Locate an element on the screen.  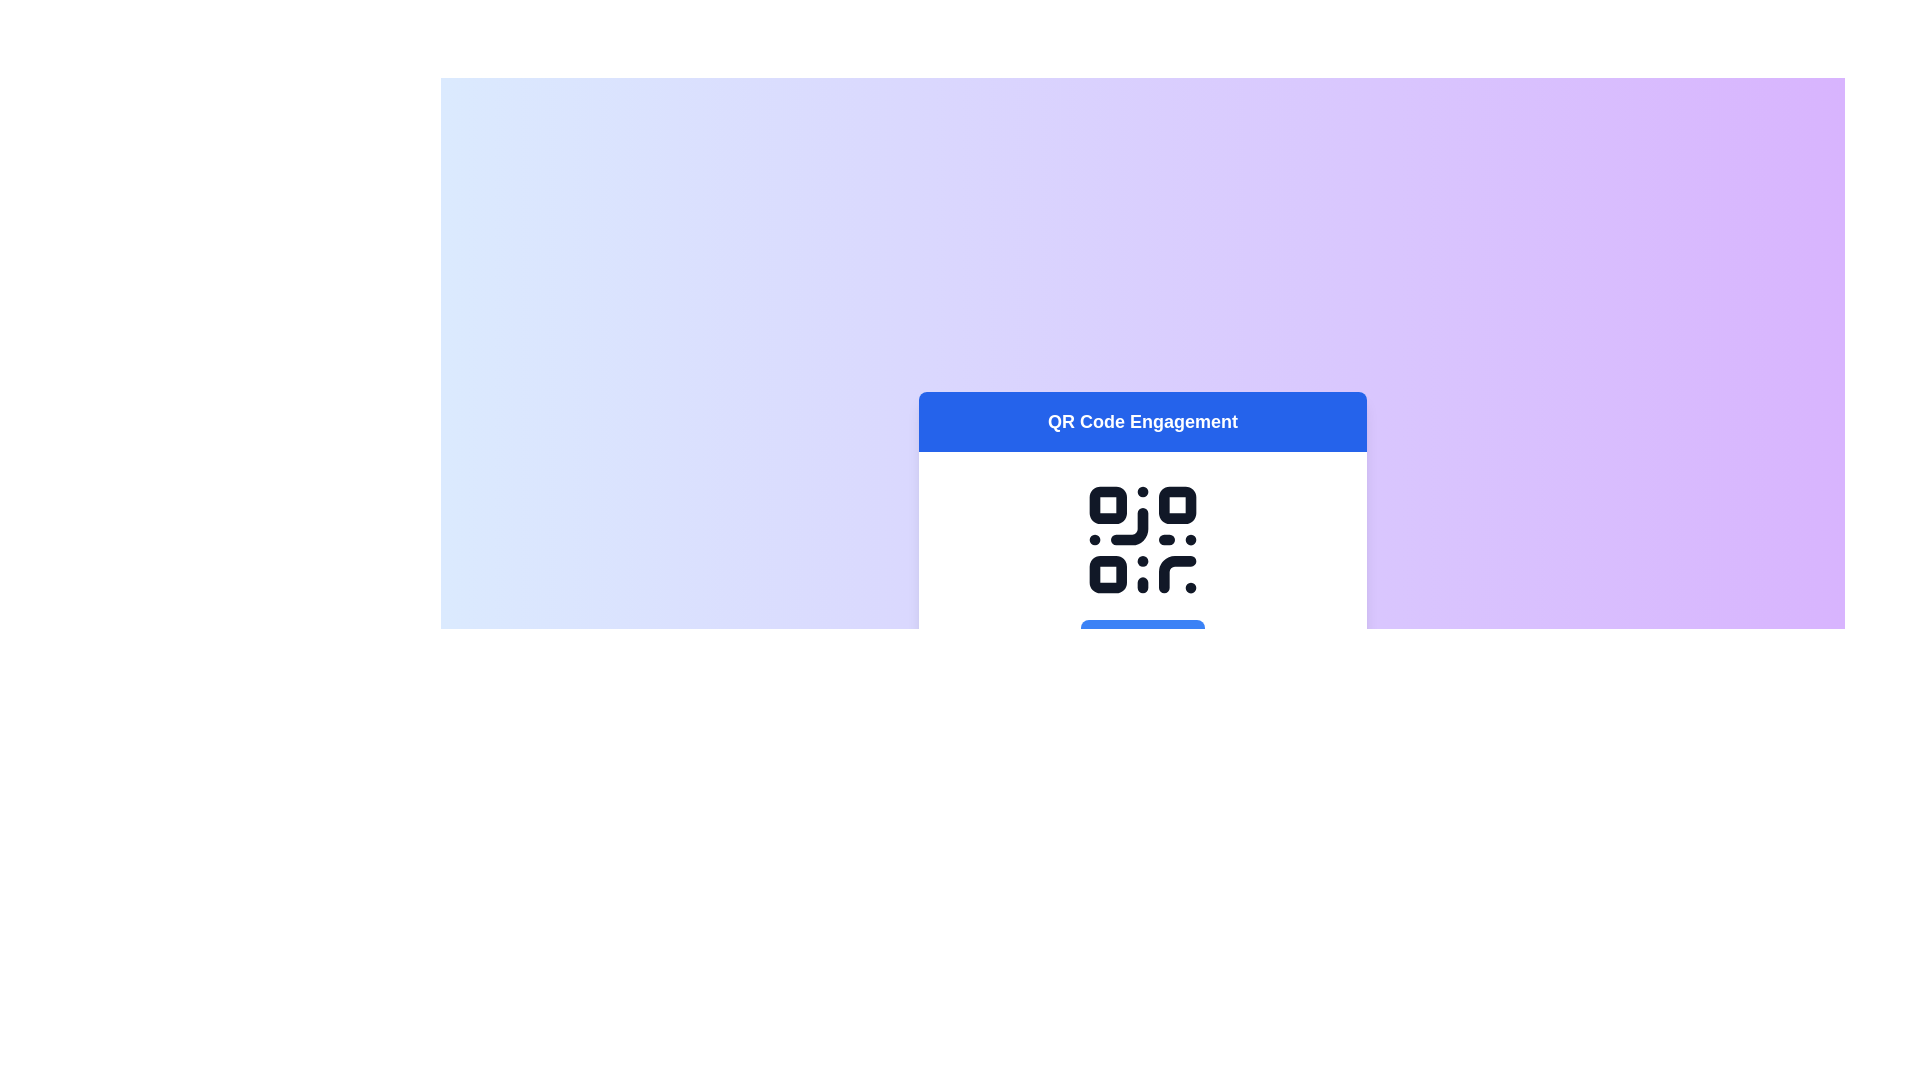
the small square block with a white fill and black border located in the top left corner of the QR code is located at coordinates (1107, 504).